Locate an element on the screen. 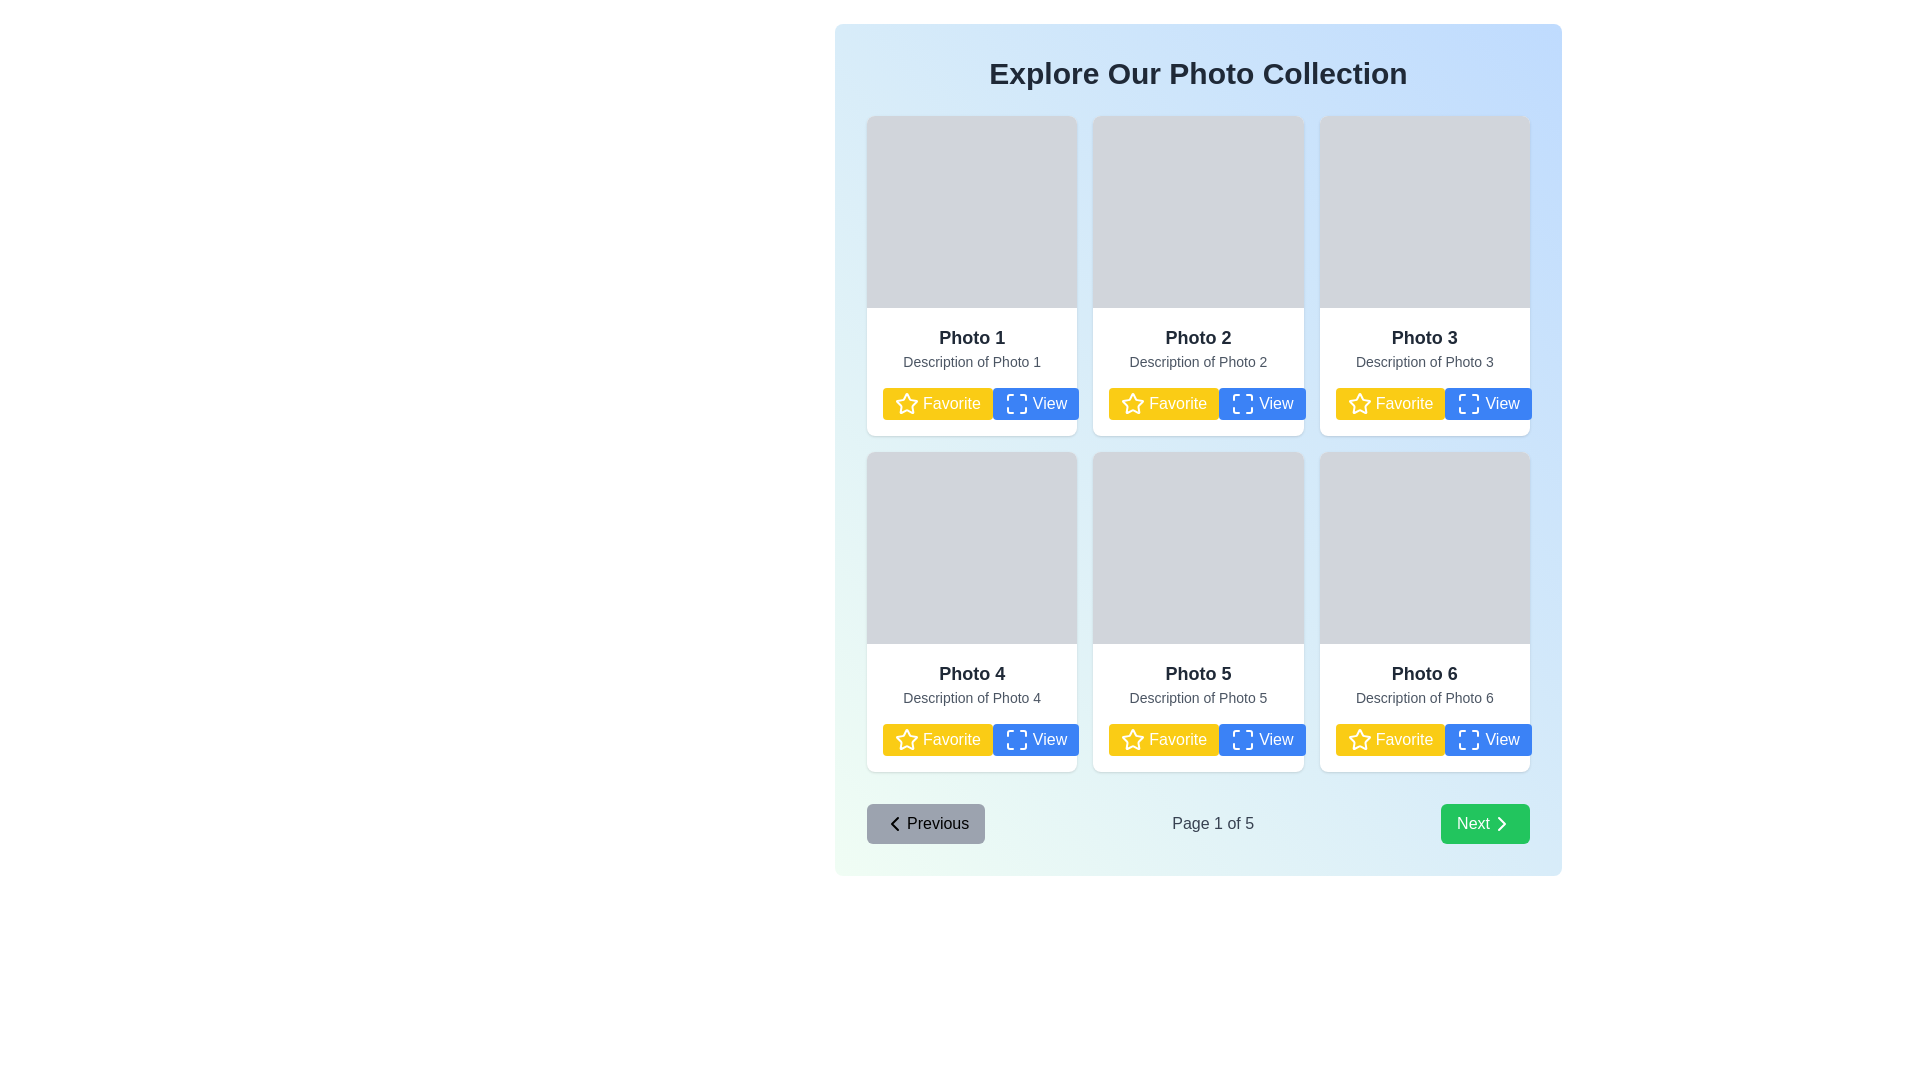  the star icon located in the third card of the grid layout to mark the associated item as a 'Favorite.' is located at coordinates (1358, 402).